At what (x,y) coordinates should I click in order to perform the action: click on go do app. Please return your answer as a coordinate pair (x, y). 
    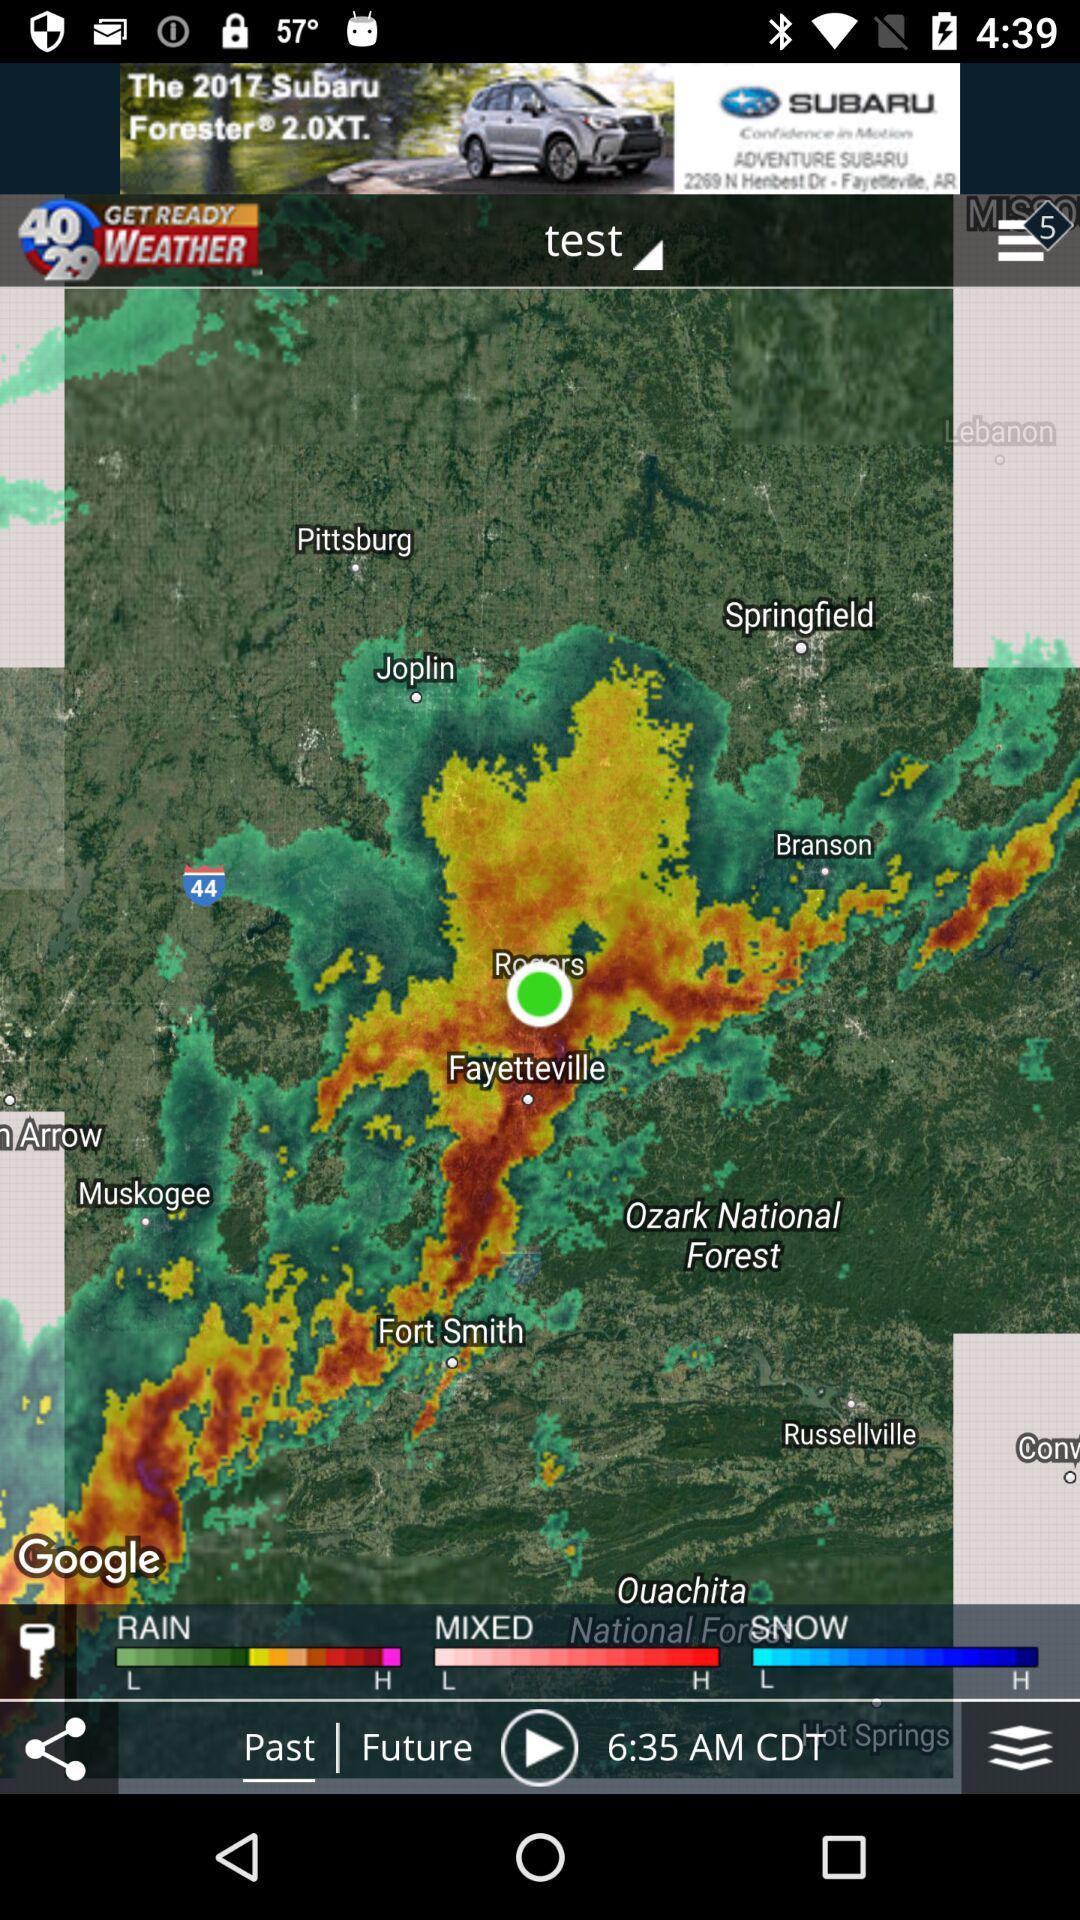
    Looking at the image, I should click on (540, 127).